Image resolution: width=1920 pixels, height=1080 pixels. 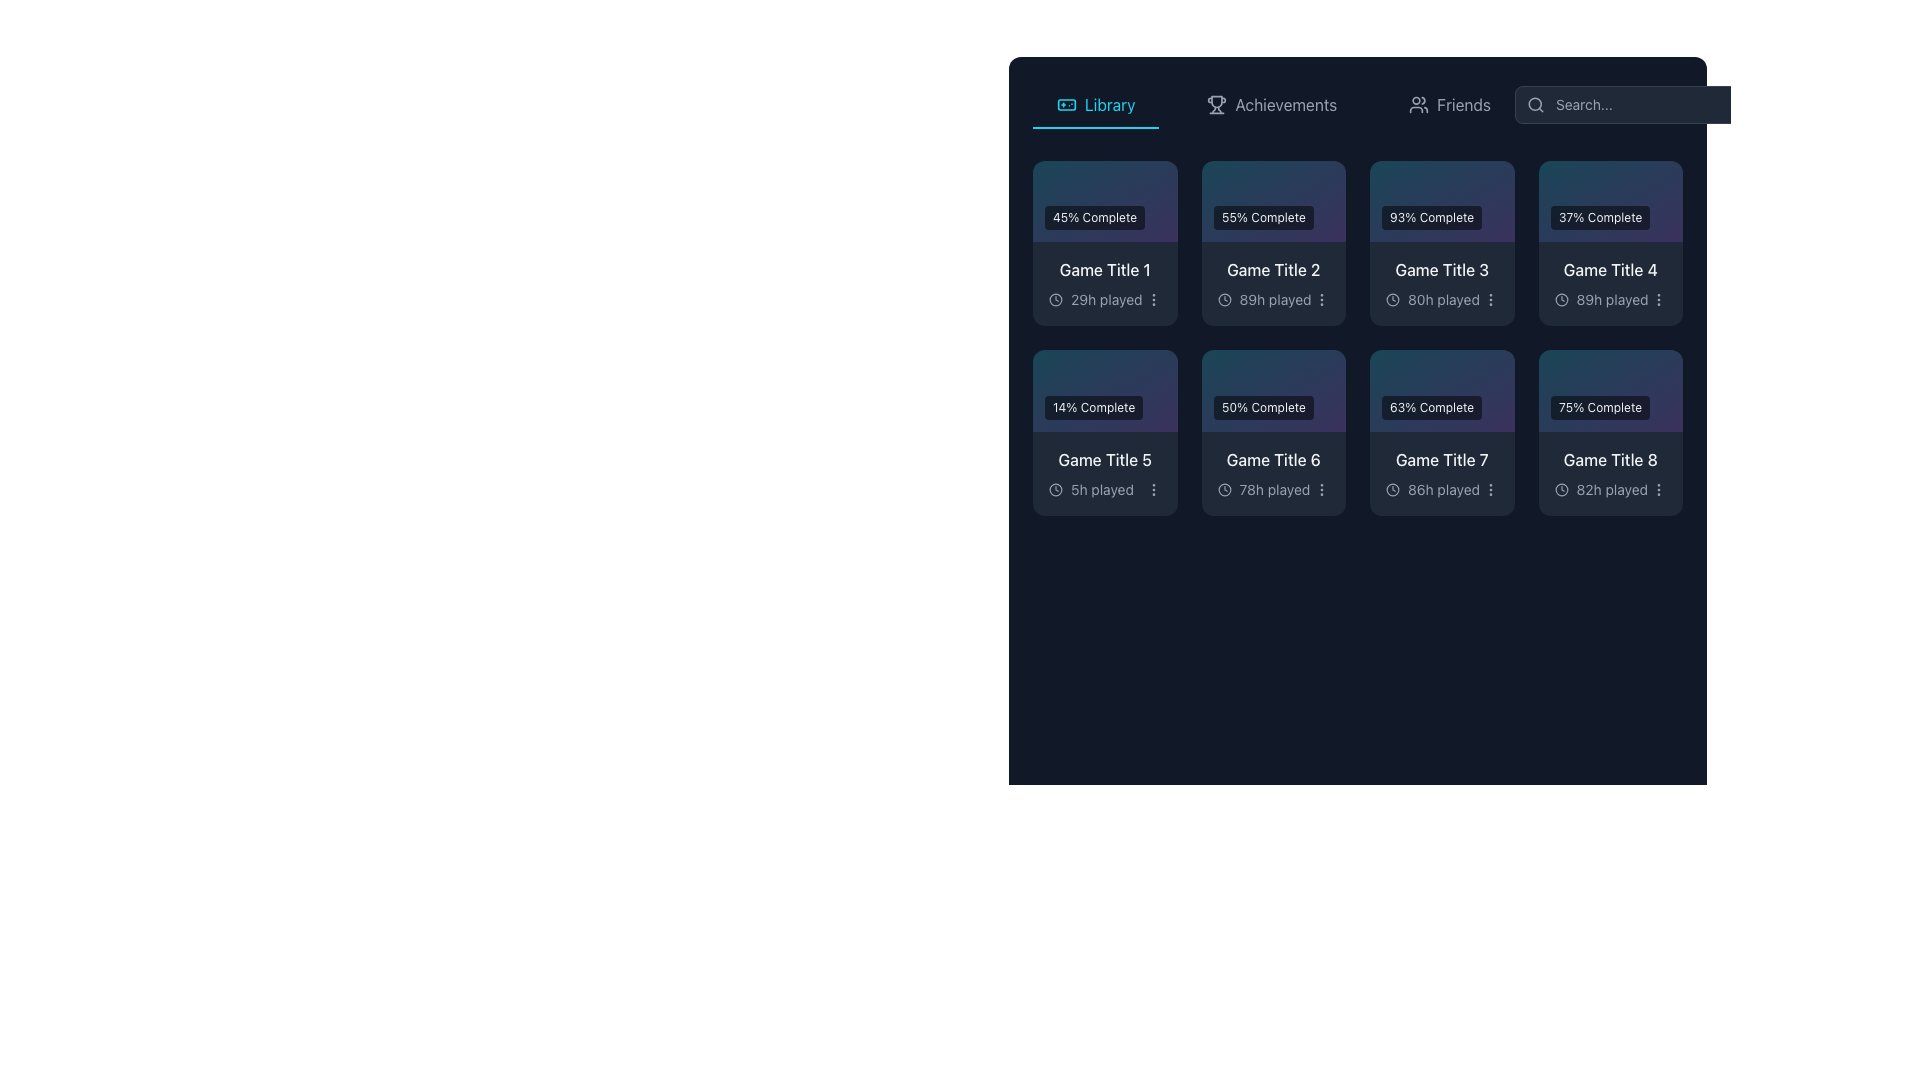 I want to click on the clock icon of the Text Display Block with Icon, which displays the title and playtime of a specific game, so click(x=1610, y=473).